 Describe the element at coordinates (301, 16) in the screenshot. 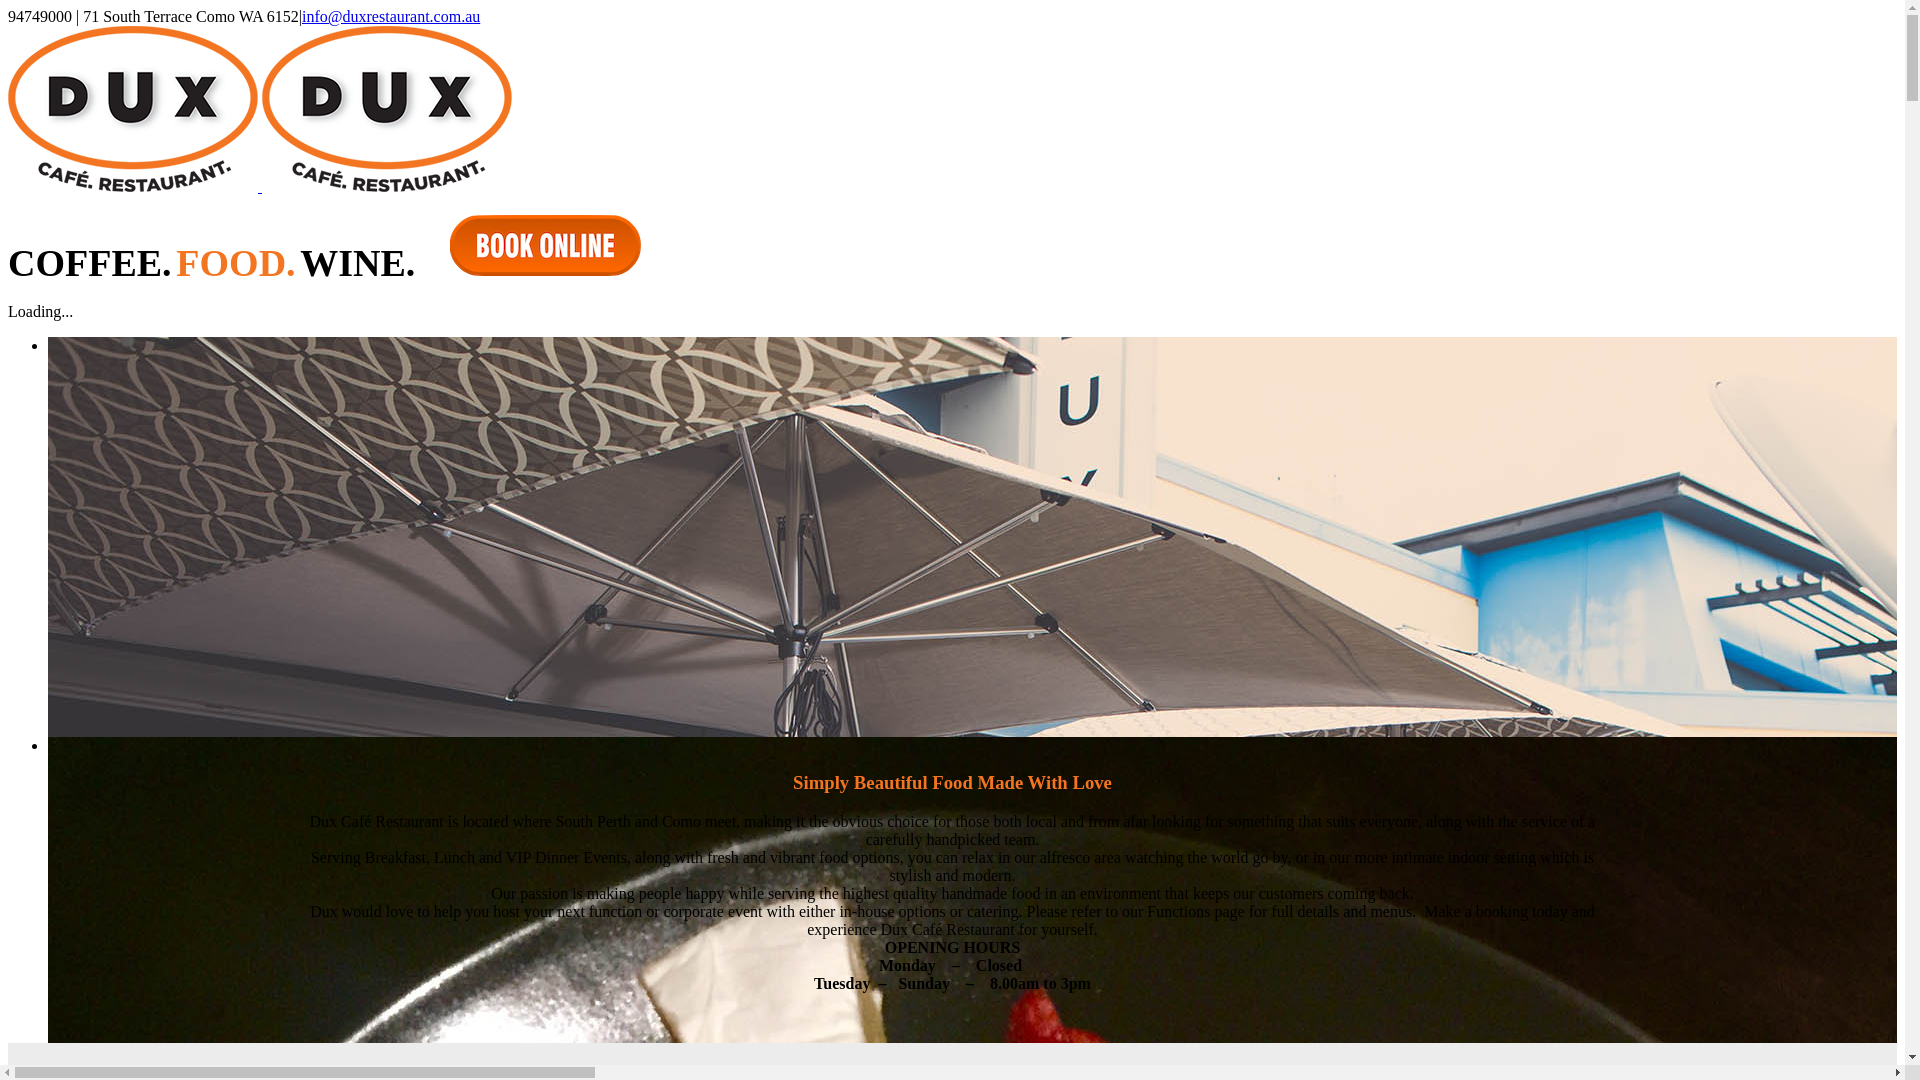

I see `'info@duxrestaurant.com.au'` at that location.